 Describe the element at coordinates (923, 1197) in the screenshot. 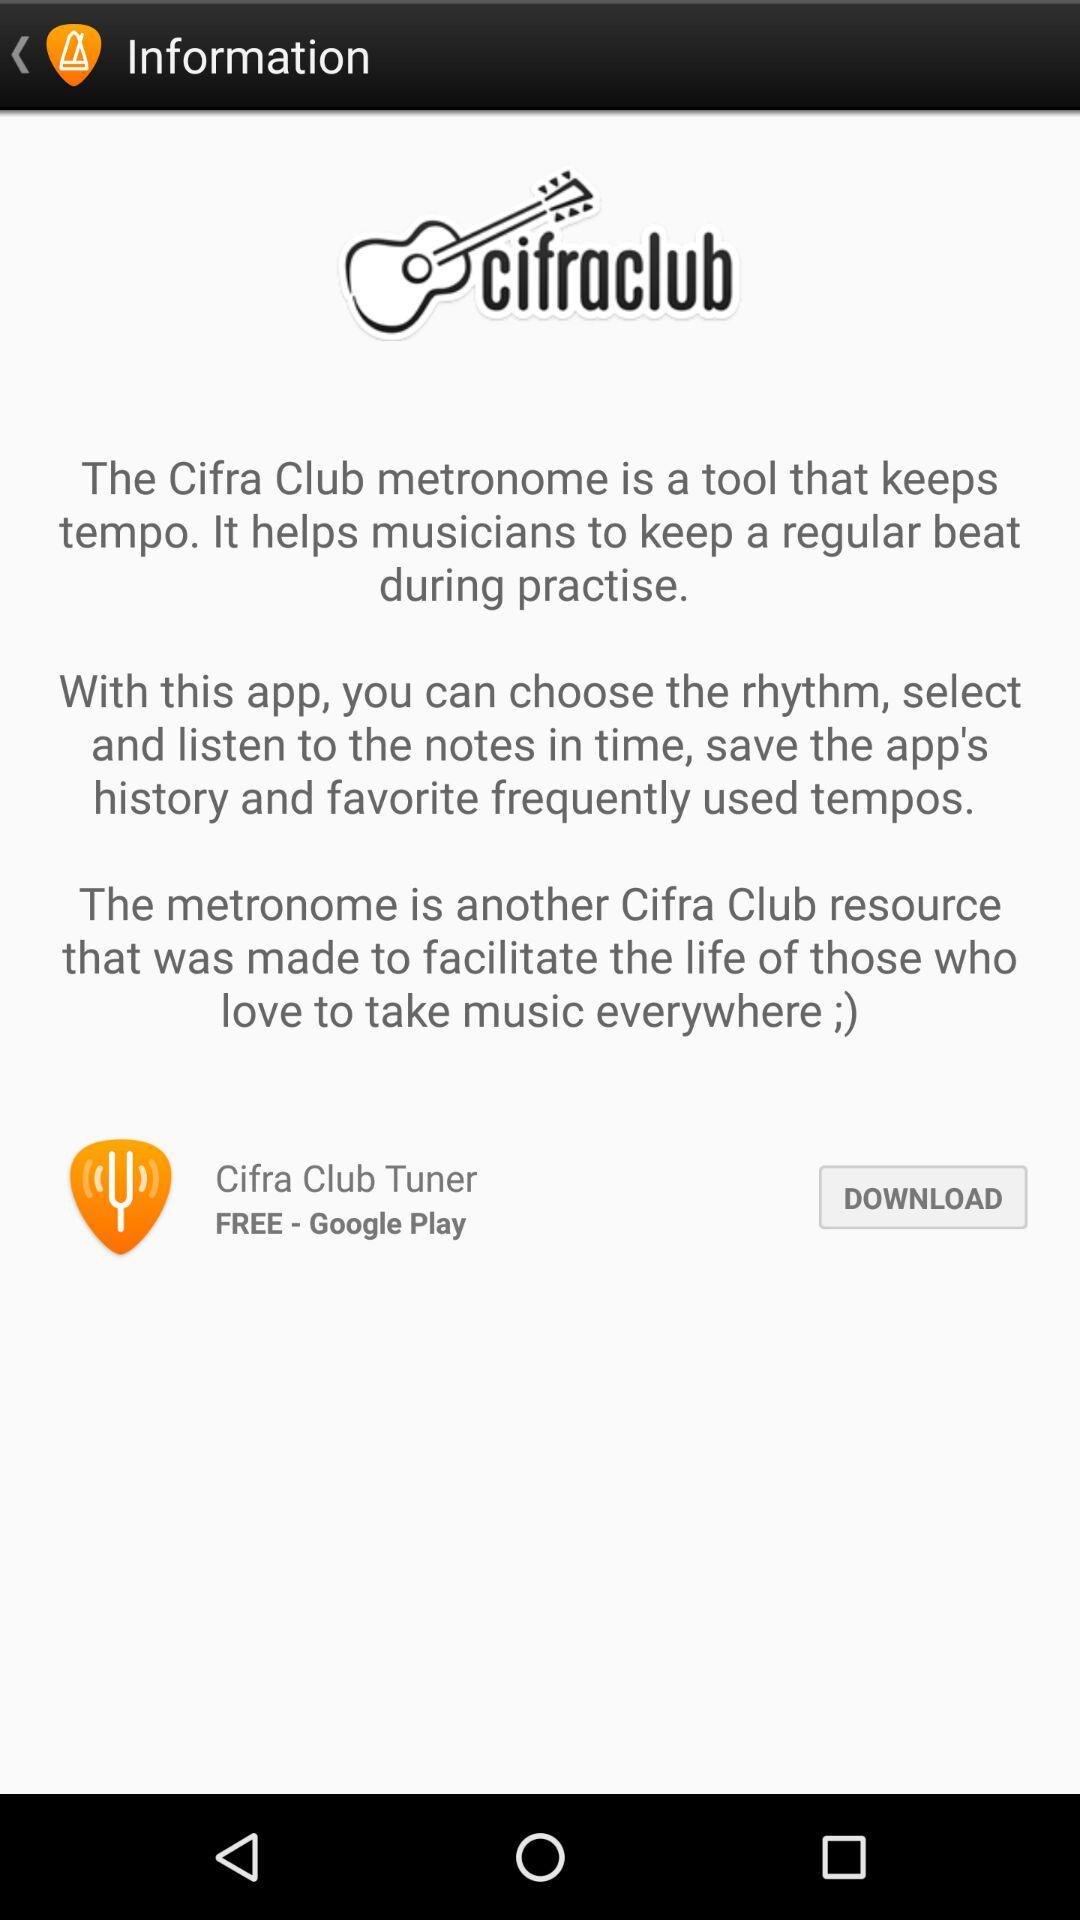

I see `item to the right of the cifra club tuner item` at that location.